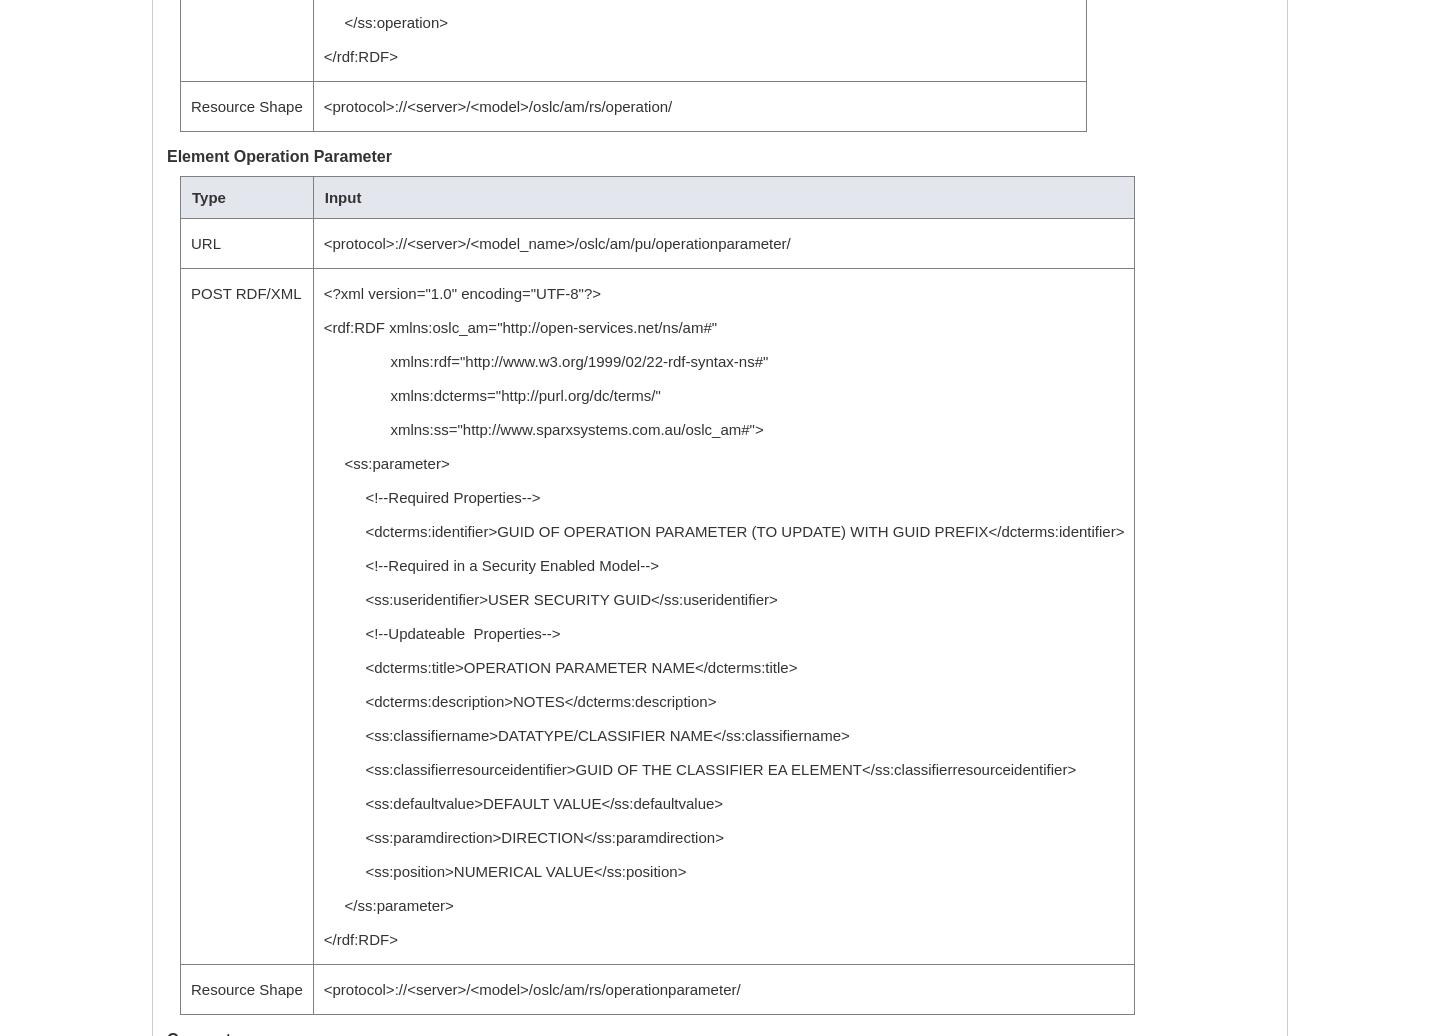  What do you see at coordinates (496, 106) in the screenshot?
I see `'<protocol>://<server>/<model>/oslc/am/rs/operation/'` at bounding box center [496, 106].